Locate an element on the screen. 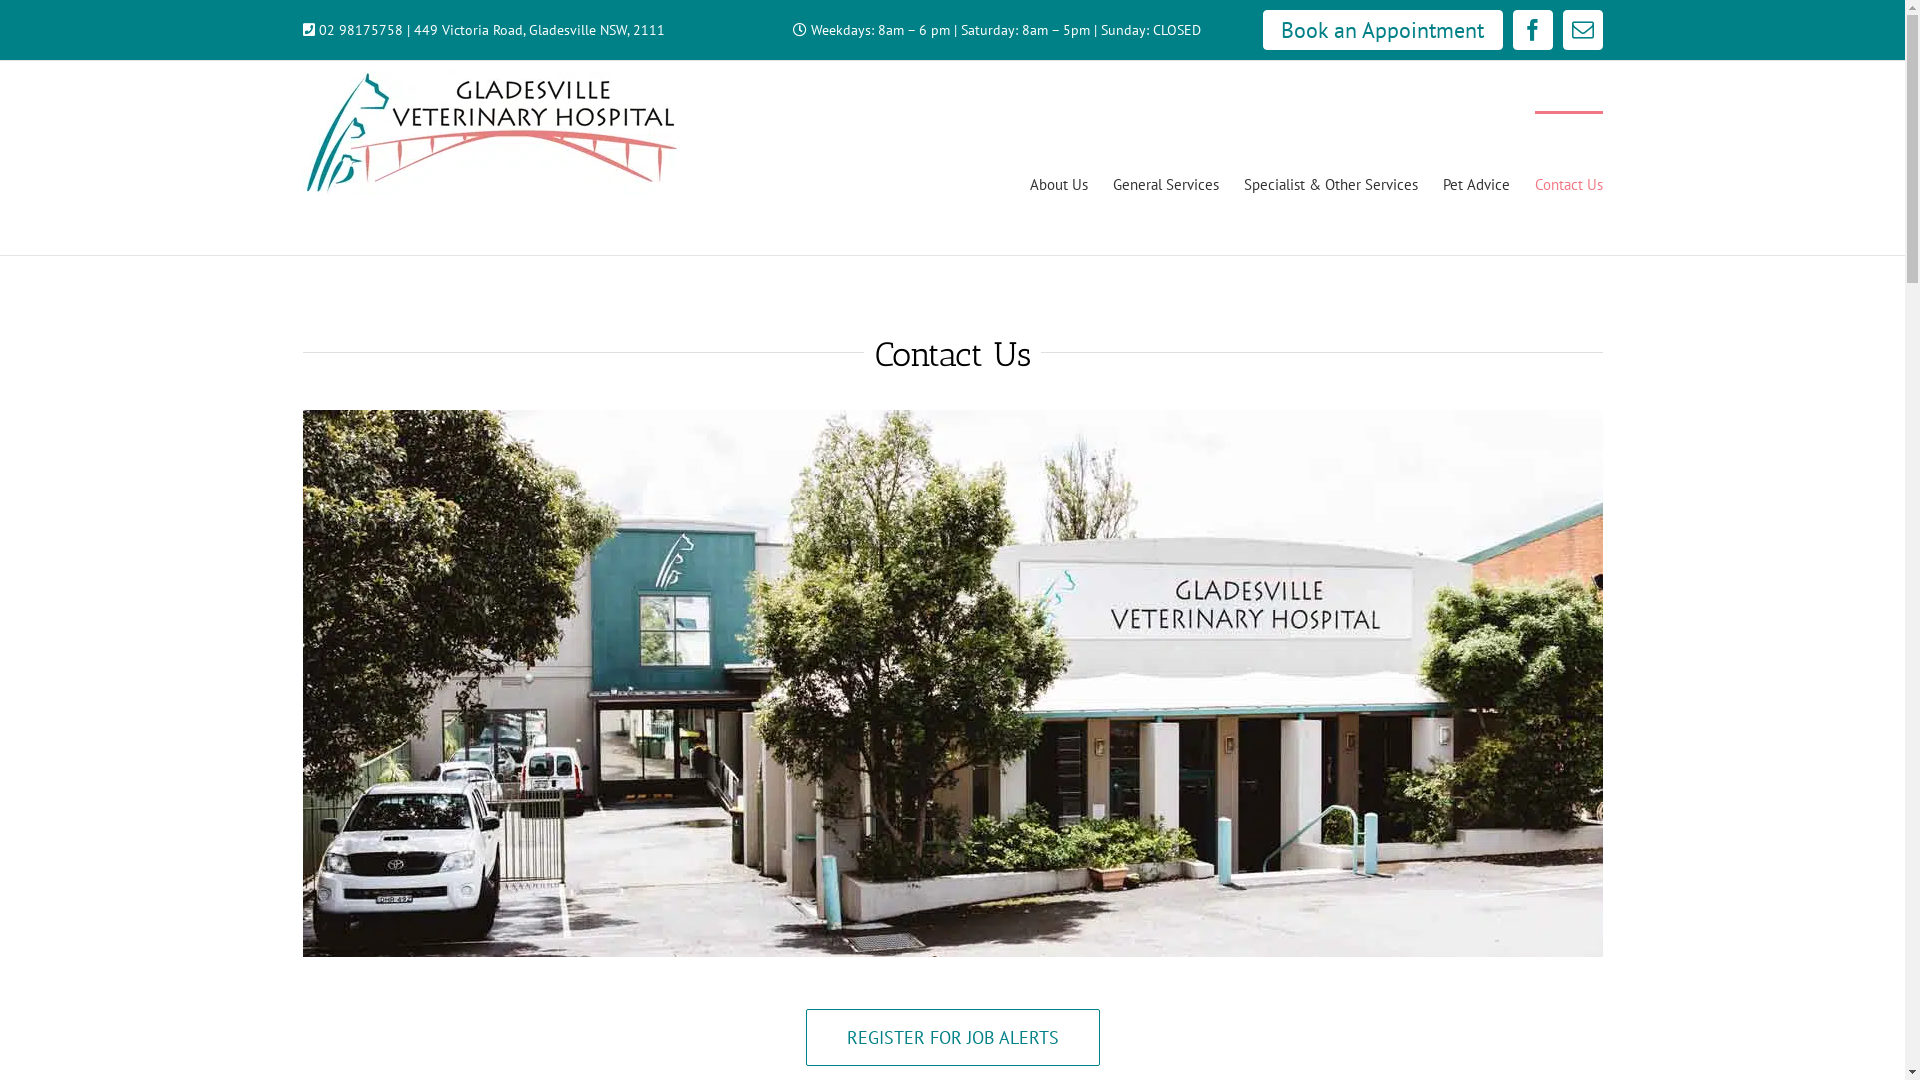 This screenshot has height=1080, width=1920. '02 98175758' is located at coordinates (360, 30).